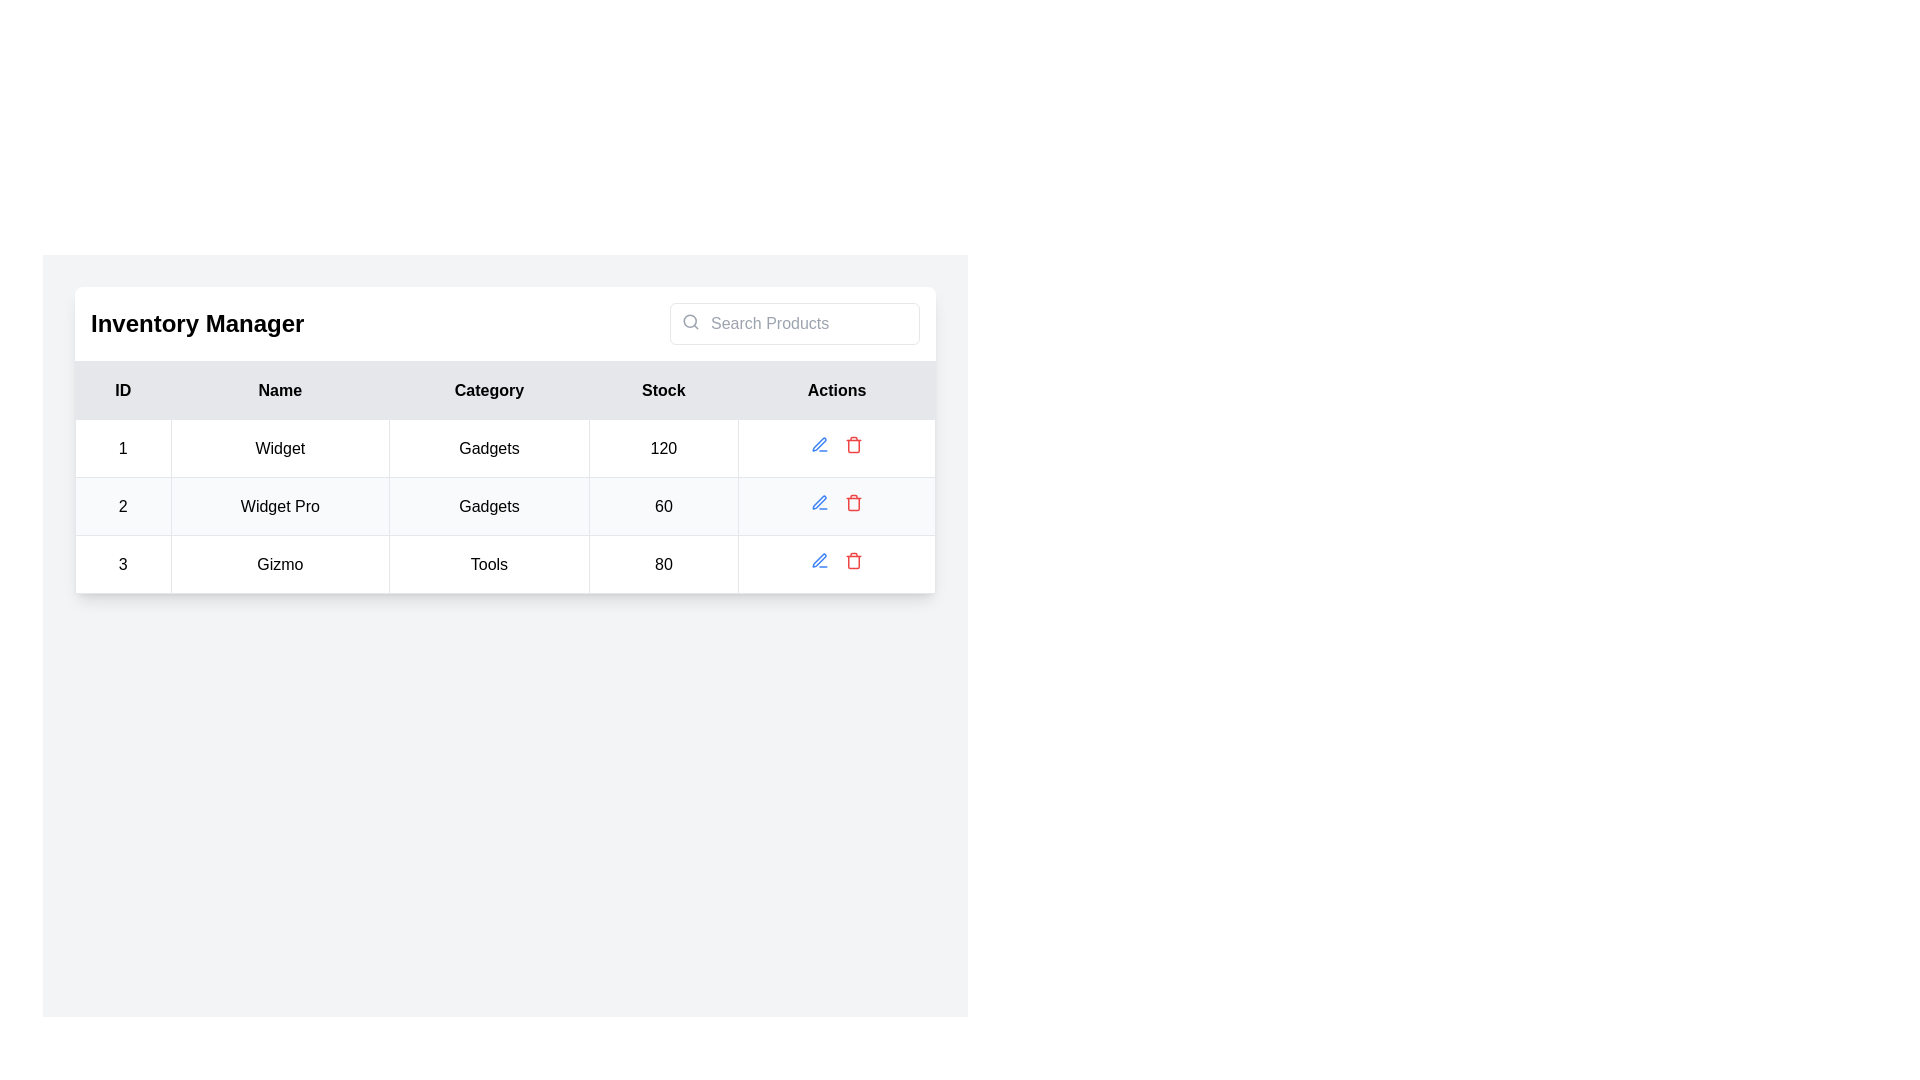  I want to click on the table column header labeled 'Stock', which is the fourth header in a row of five, positioned between 'Category' and 'Actions', so click(663, 390).